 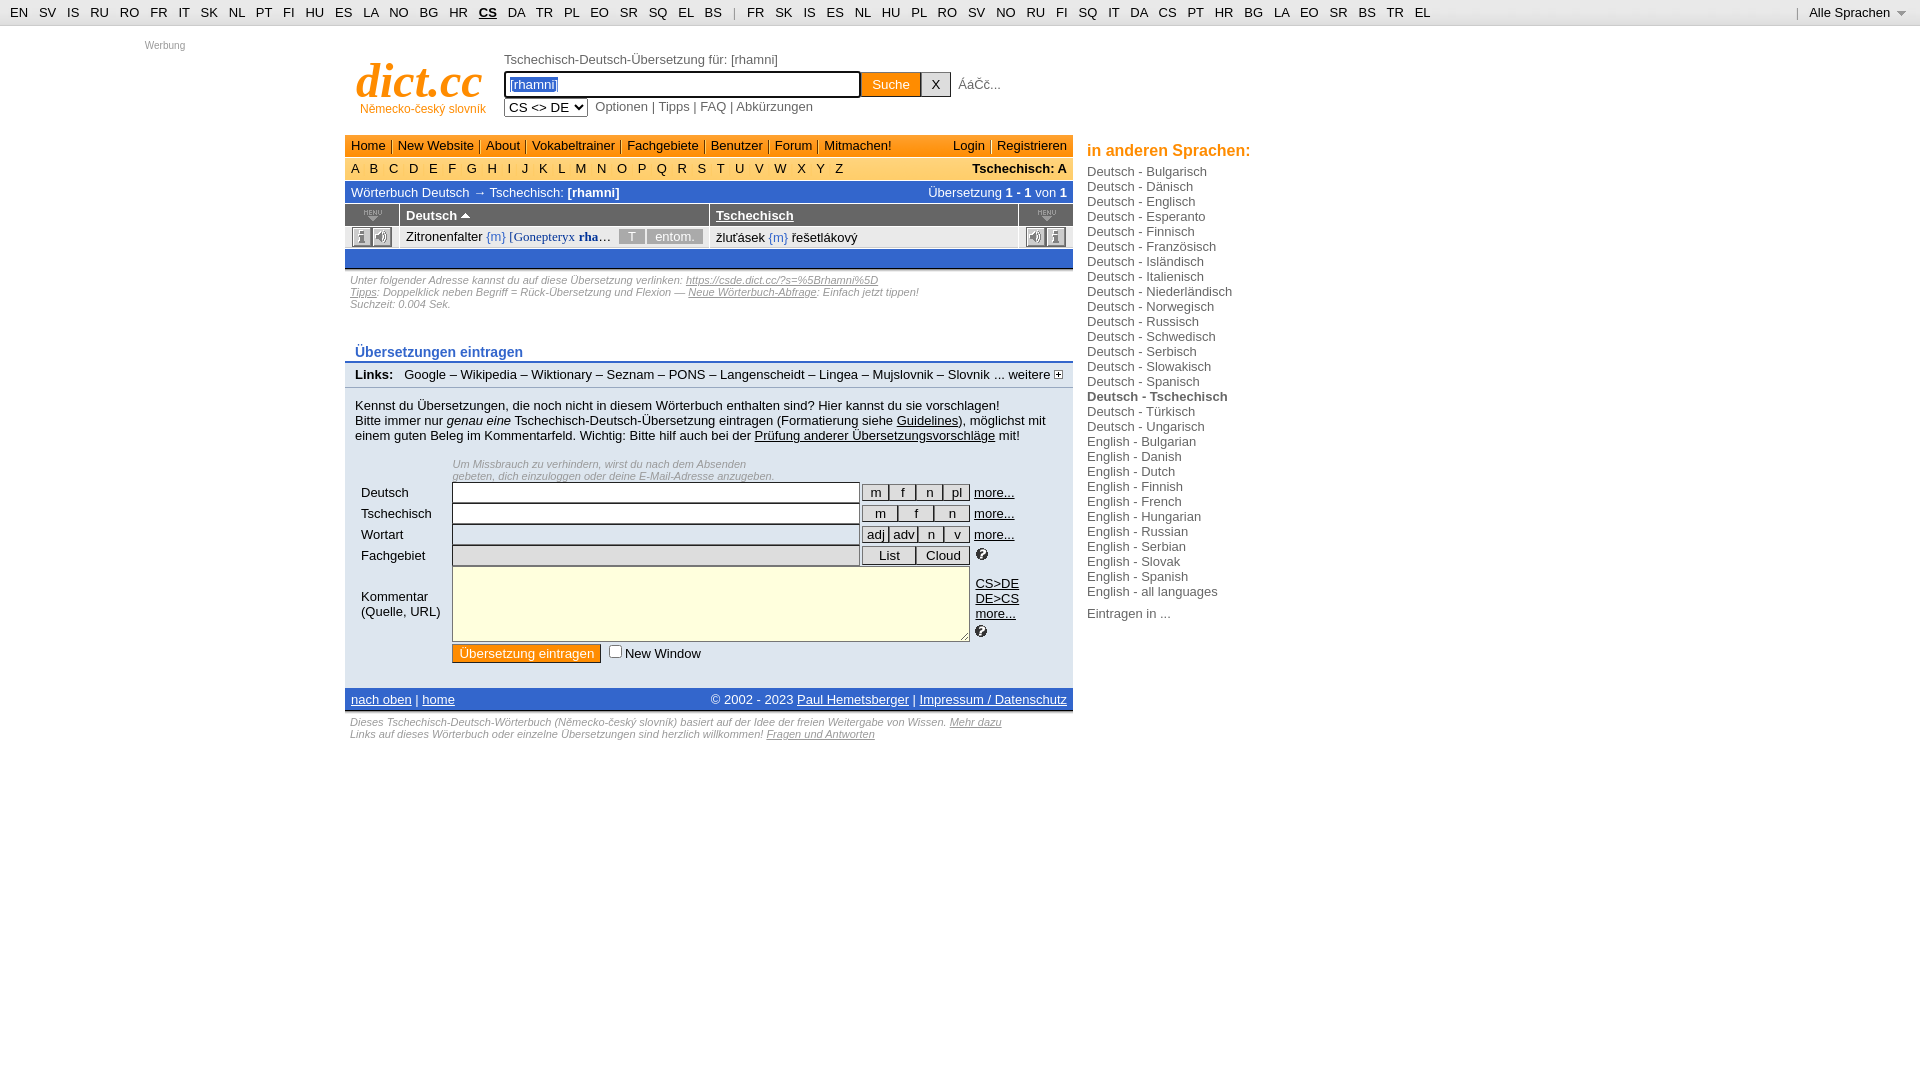 What do you see at coordinates (384, 492) in the screenshot?
I see `'Deutsch'` at bounding box center [384, 492].